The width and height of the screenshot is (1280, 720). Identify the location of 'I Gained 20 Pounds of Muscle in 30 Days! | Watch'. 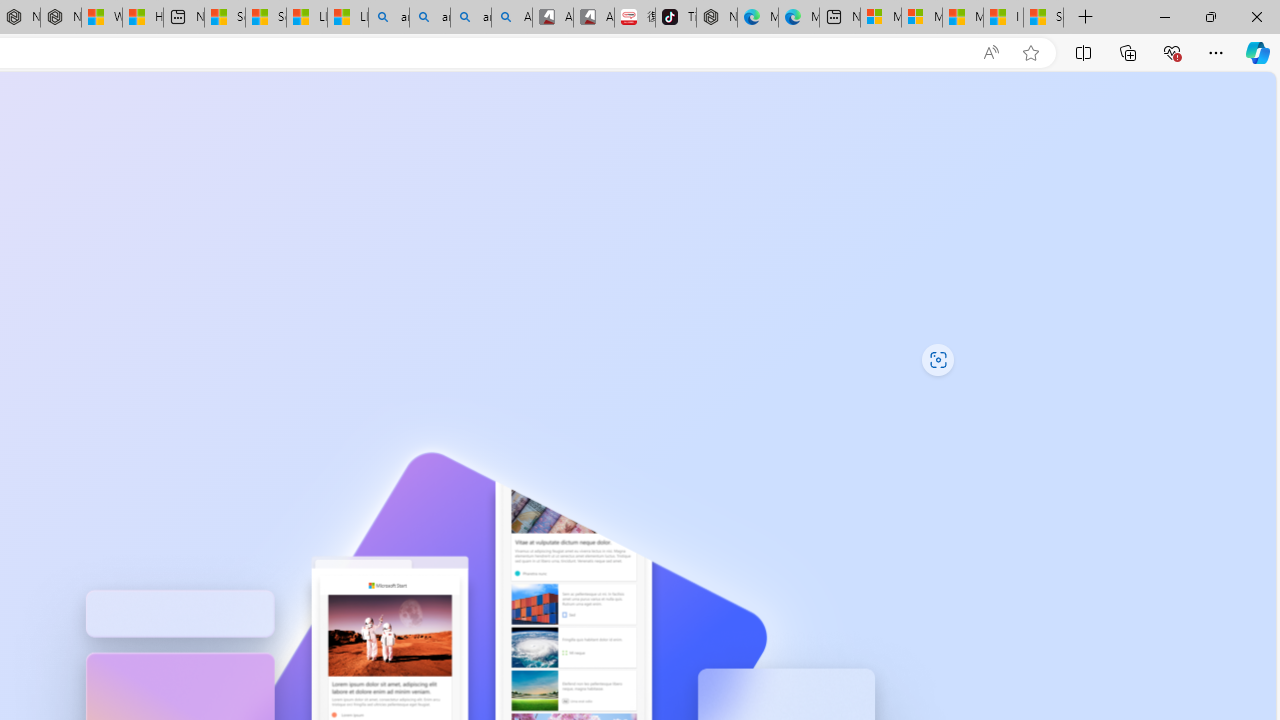
(1003, 17).